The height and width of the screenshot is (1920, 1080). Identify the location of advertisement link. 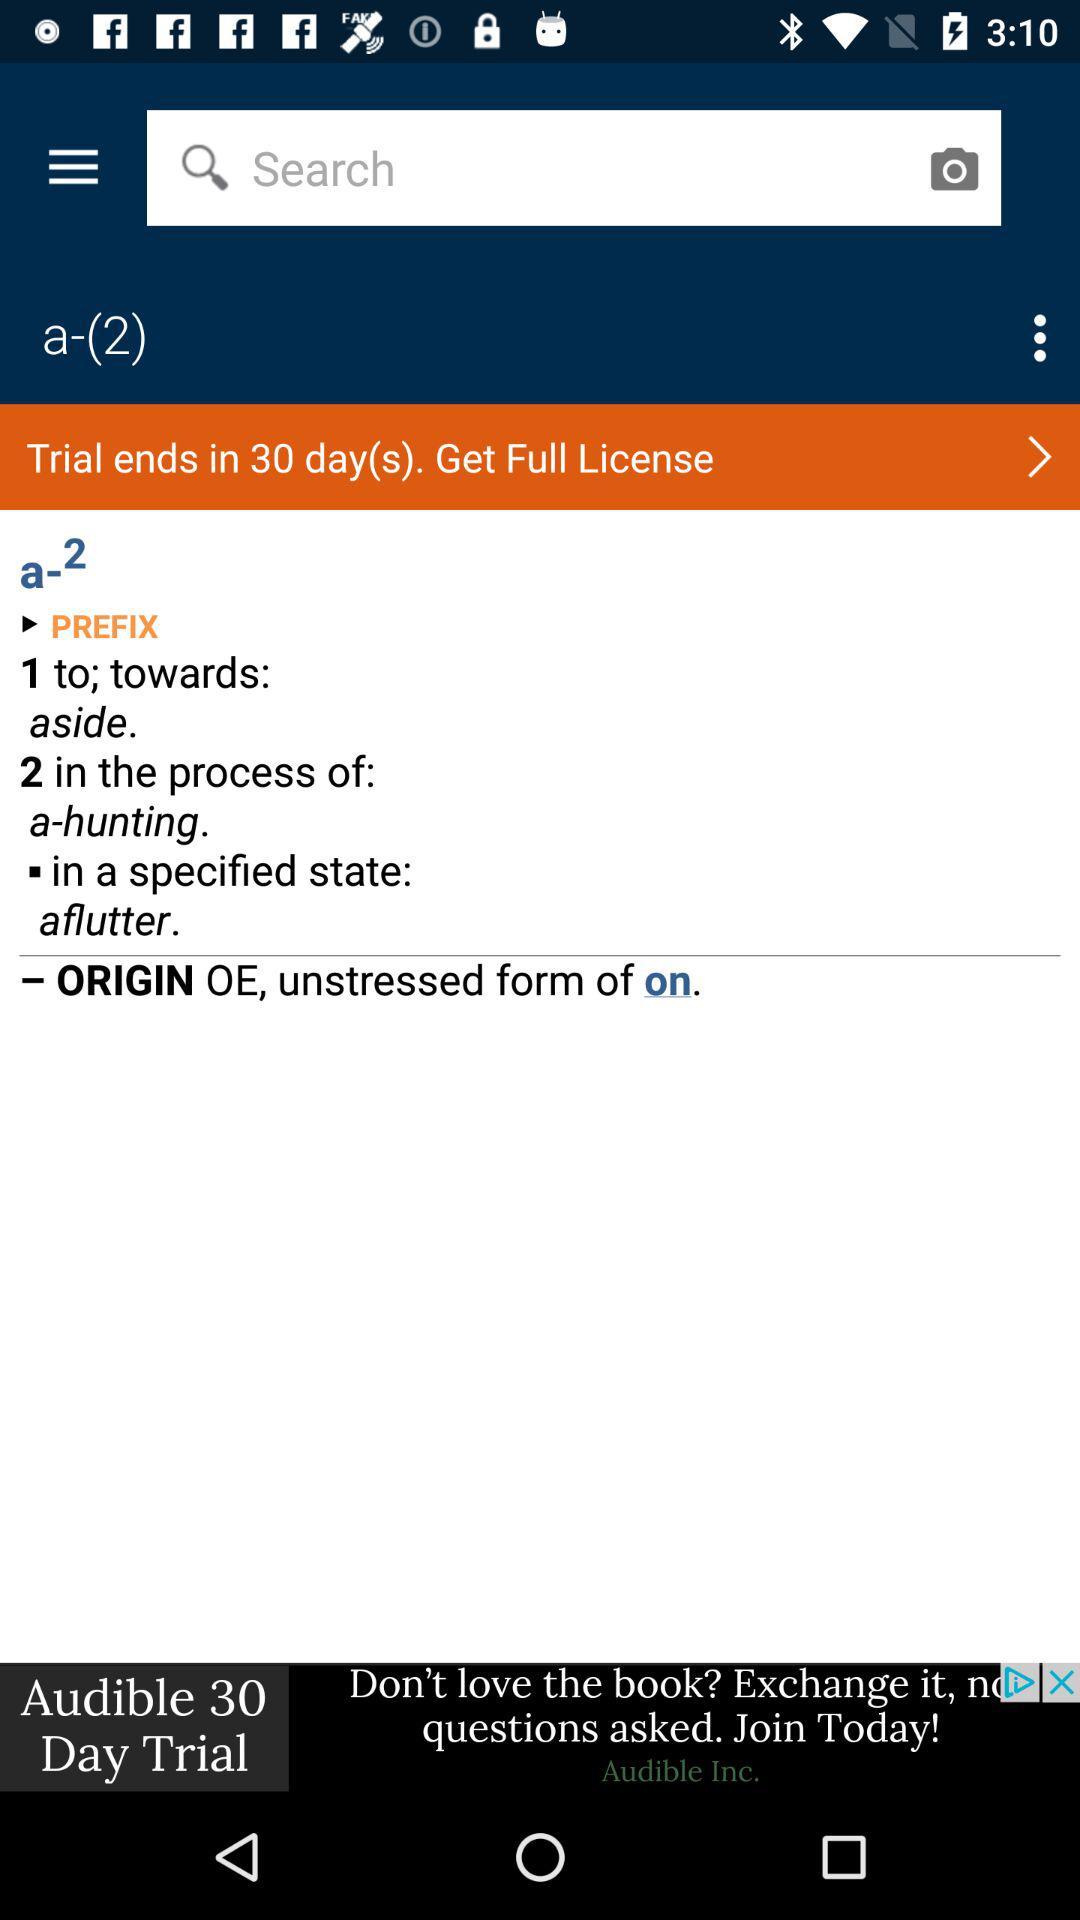
(540, 1727).